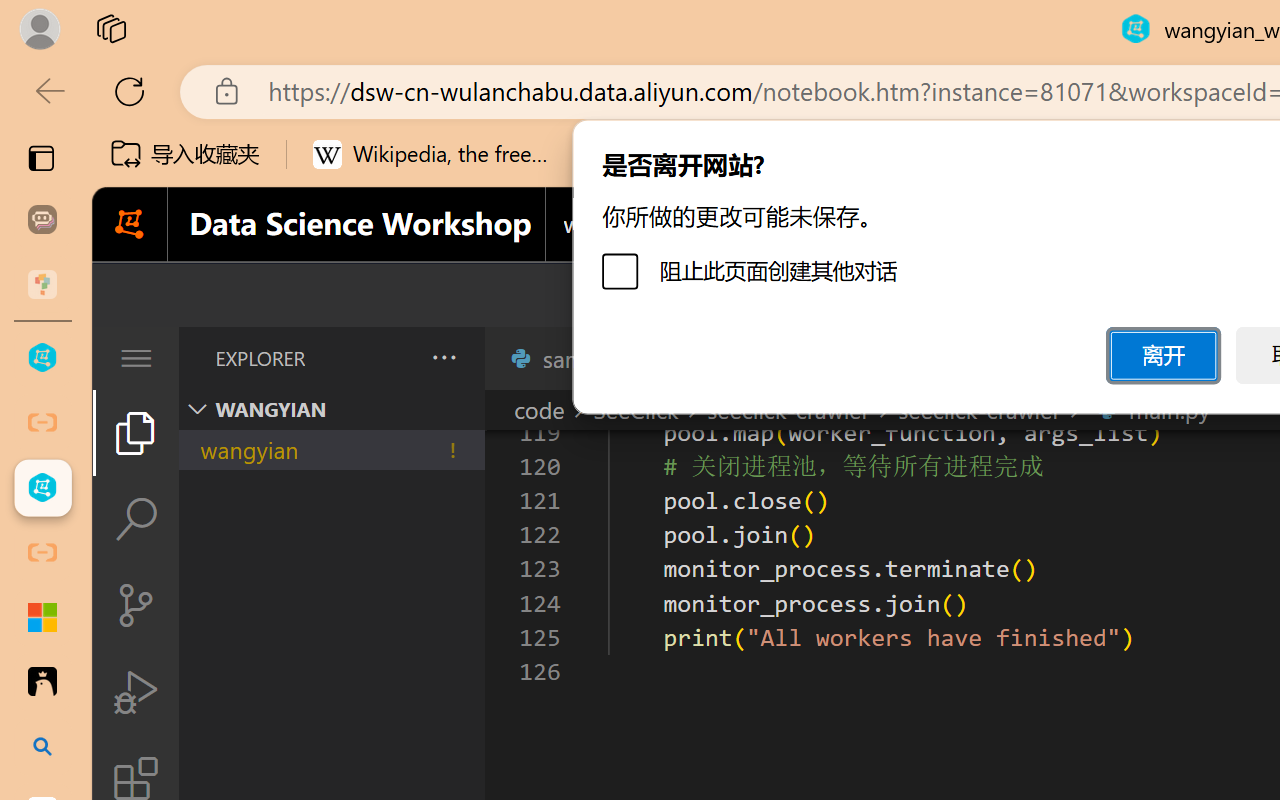 This screenshot has width=1280, height=800. Describe the element at coordinates (441, 357) in the screenshot. I see `'Views and More Actions...'` at that location.